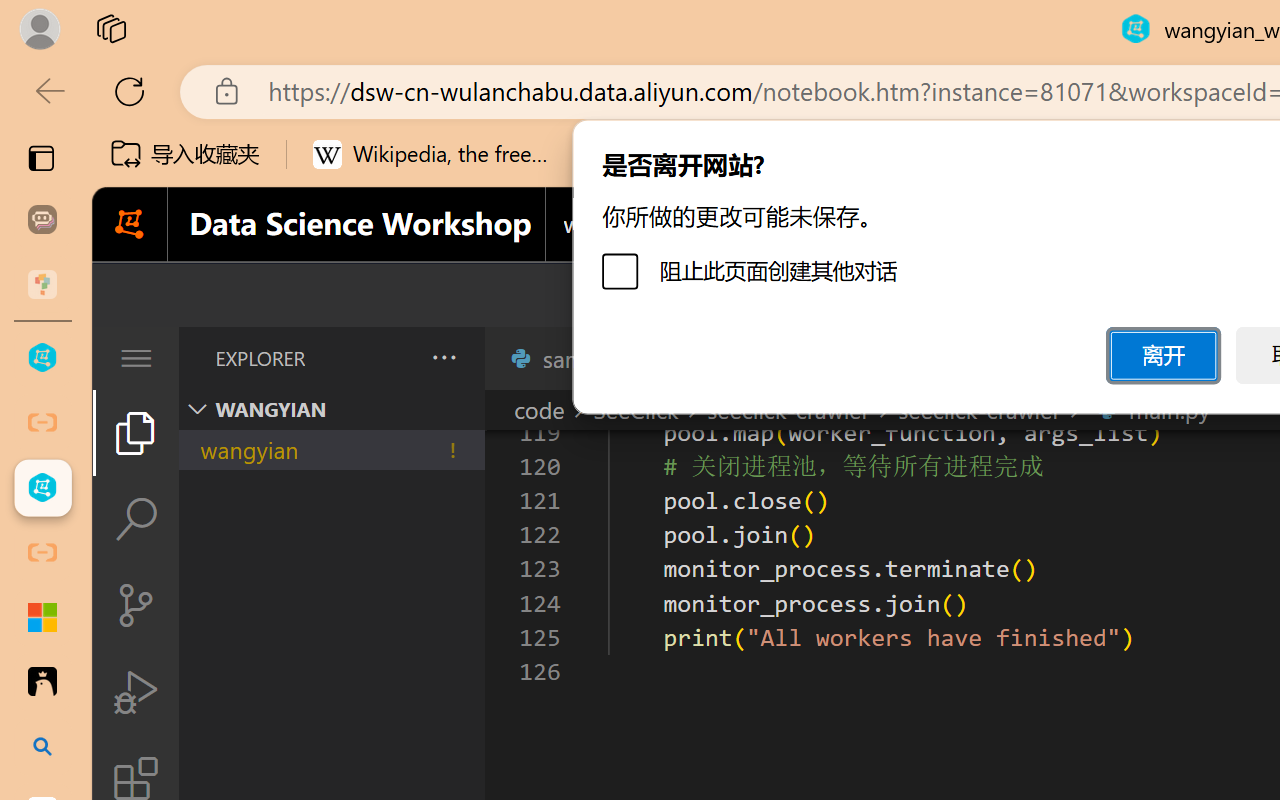 This screenshot has width=1280, height=800. Describe the element at coordinates (441, 357) in the screenshot. I see `'Views and More Actions...'` at that location.